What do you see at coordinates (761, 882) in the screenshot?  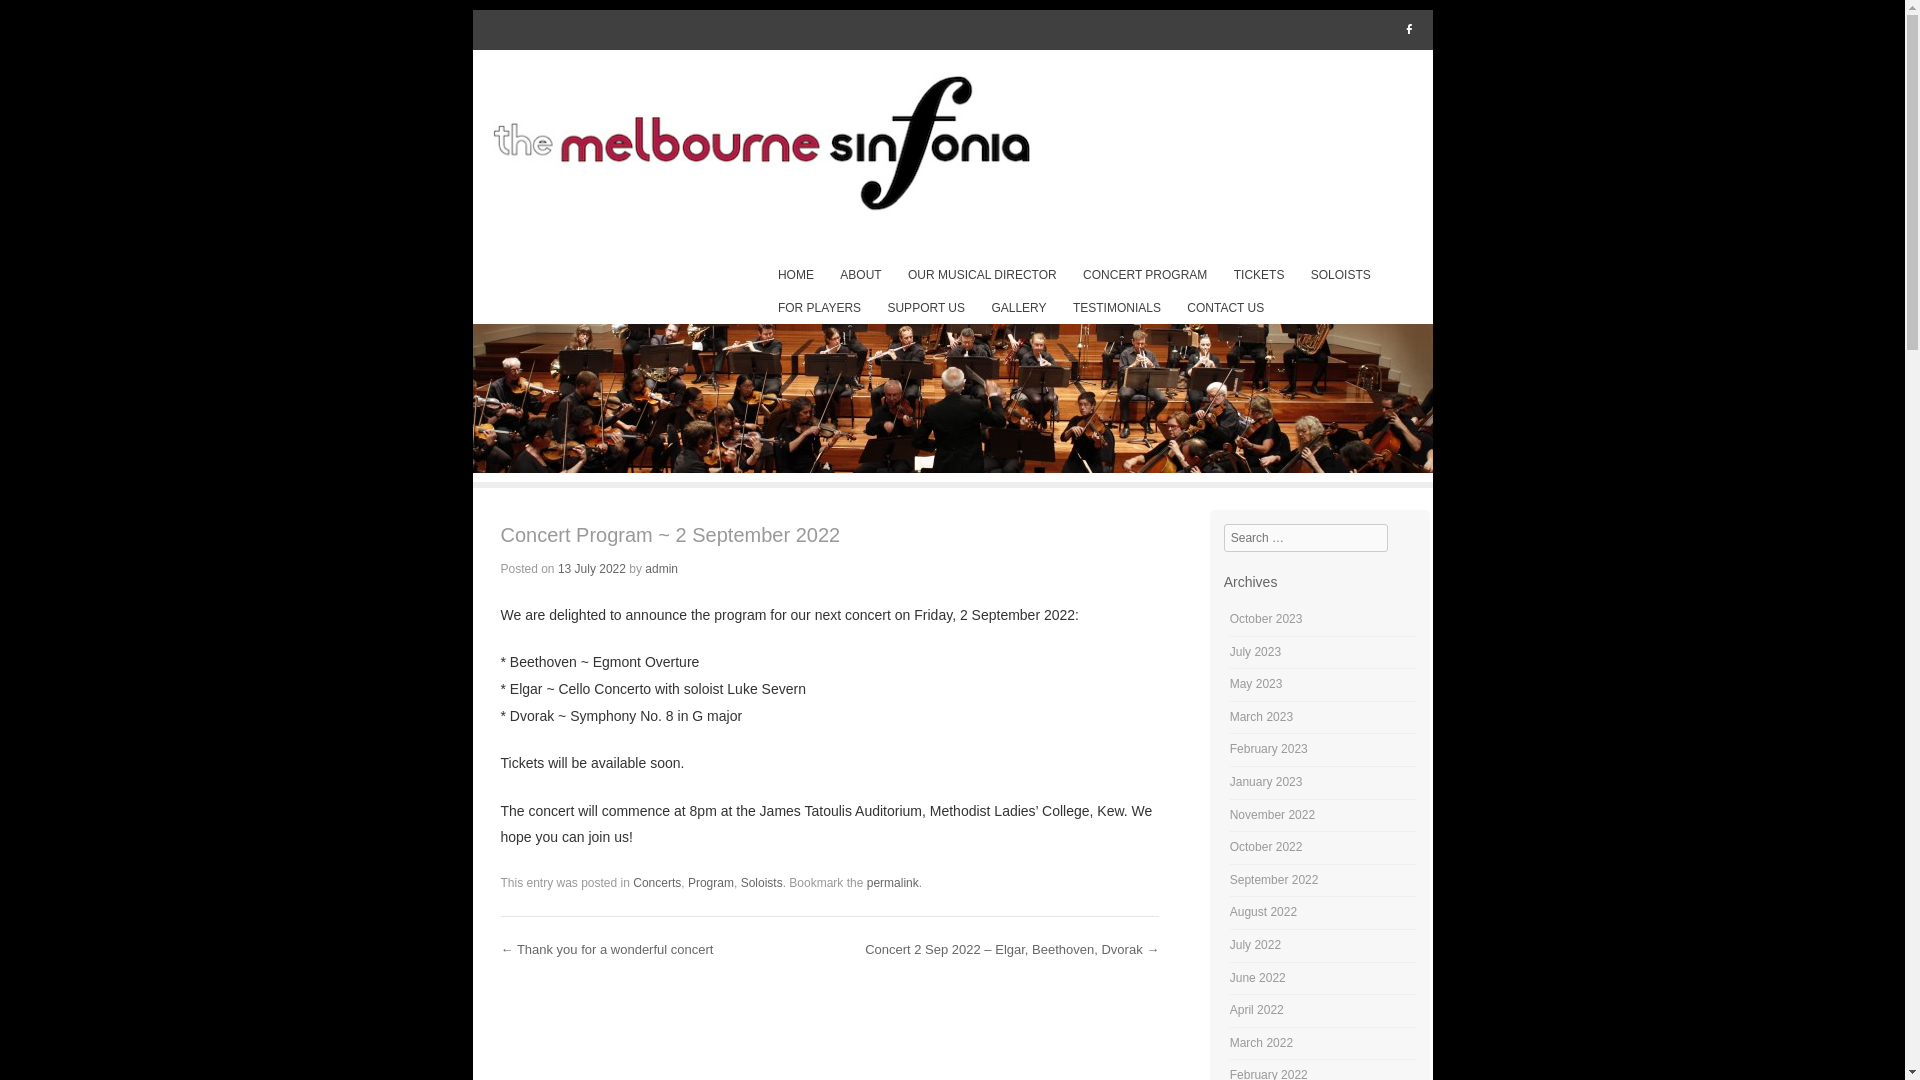 I see `'Soloists'` at bounding box center [761, 882].